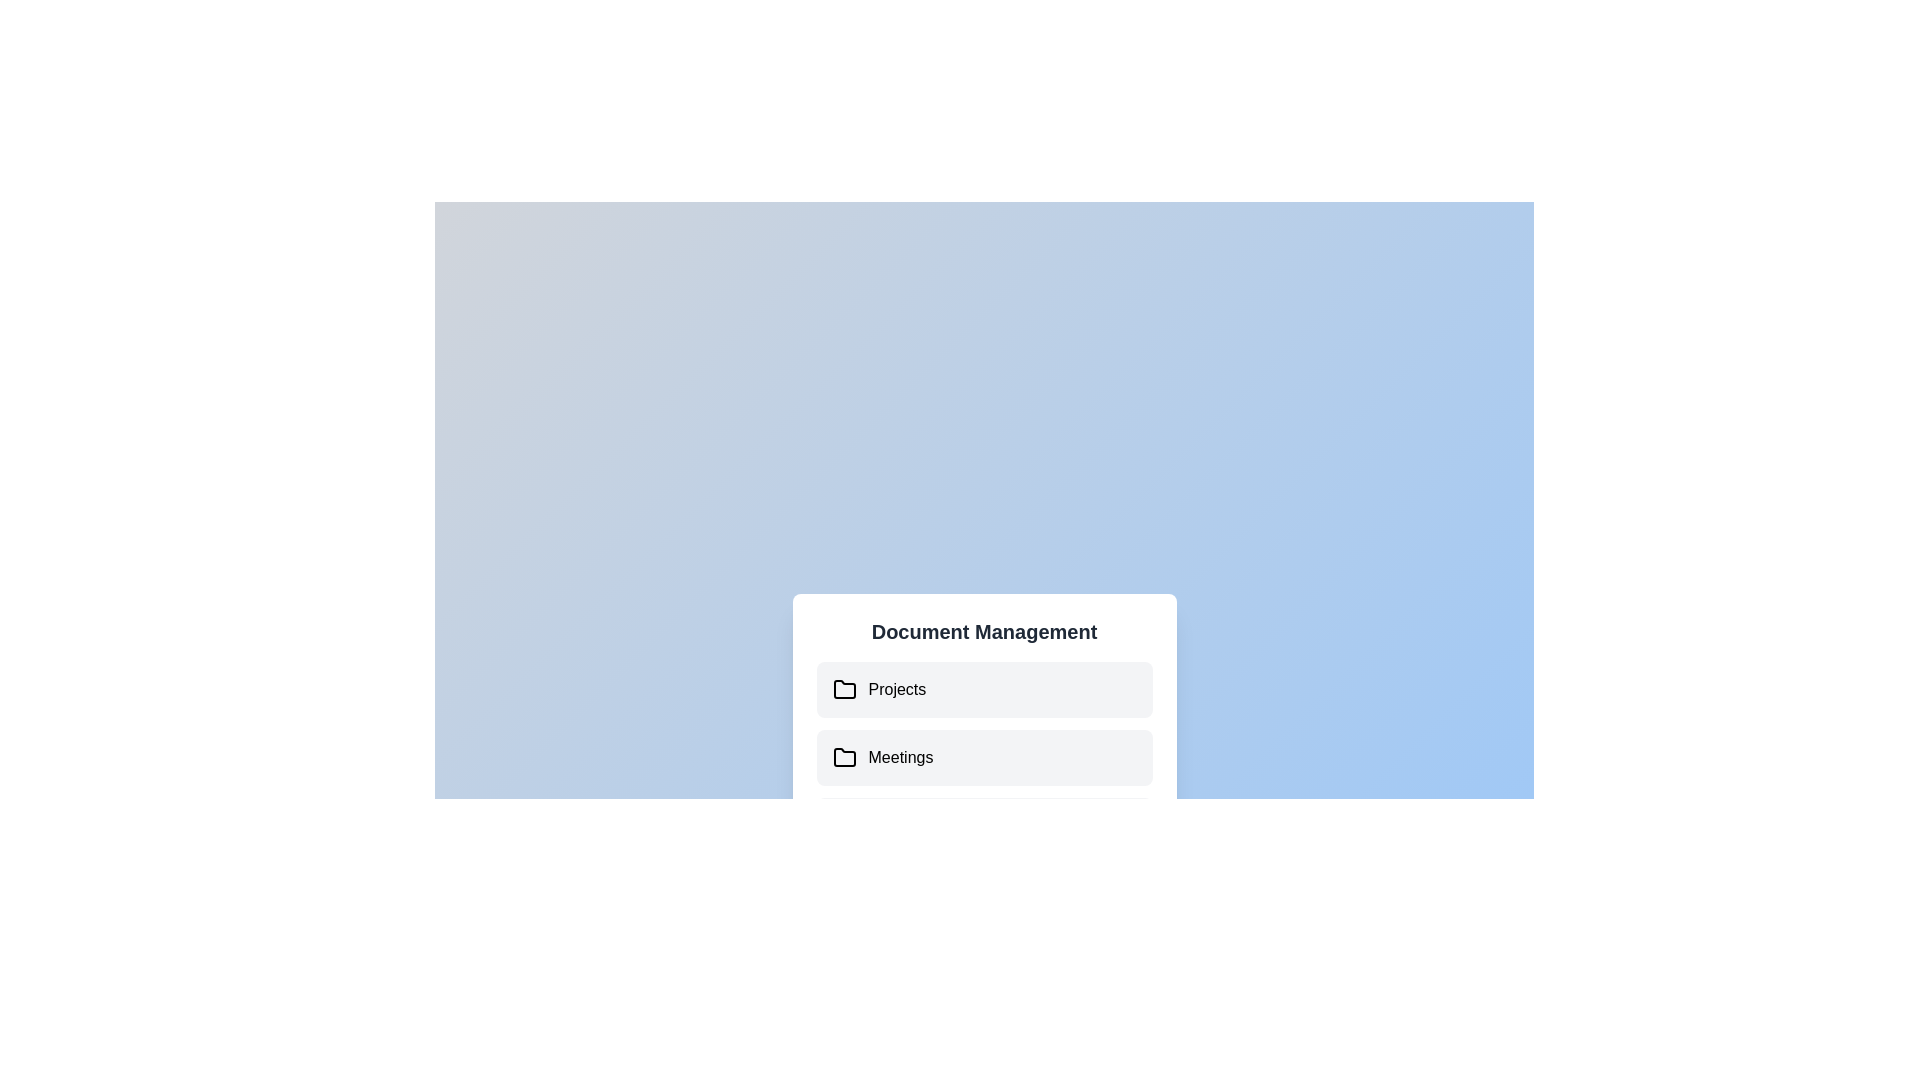 This screenshot has width=1920, height=1080. I want to click on the document 'Meeting Agenda.pdf' under the folder 'Meetings', so click(984, 758).